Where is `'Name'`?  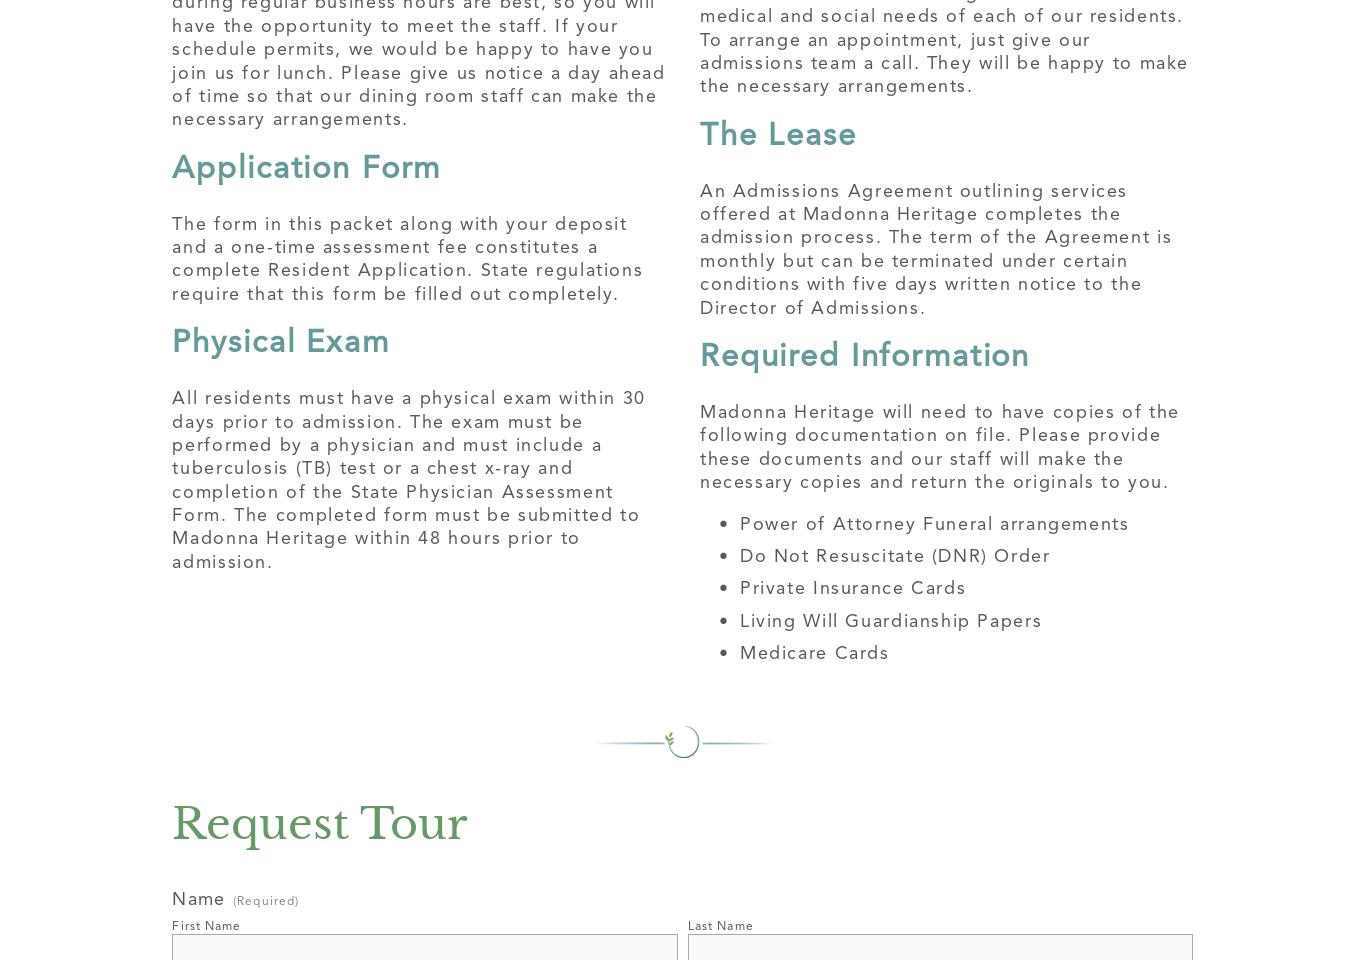
'Name' is located at coordinates (196, 897).